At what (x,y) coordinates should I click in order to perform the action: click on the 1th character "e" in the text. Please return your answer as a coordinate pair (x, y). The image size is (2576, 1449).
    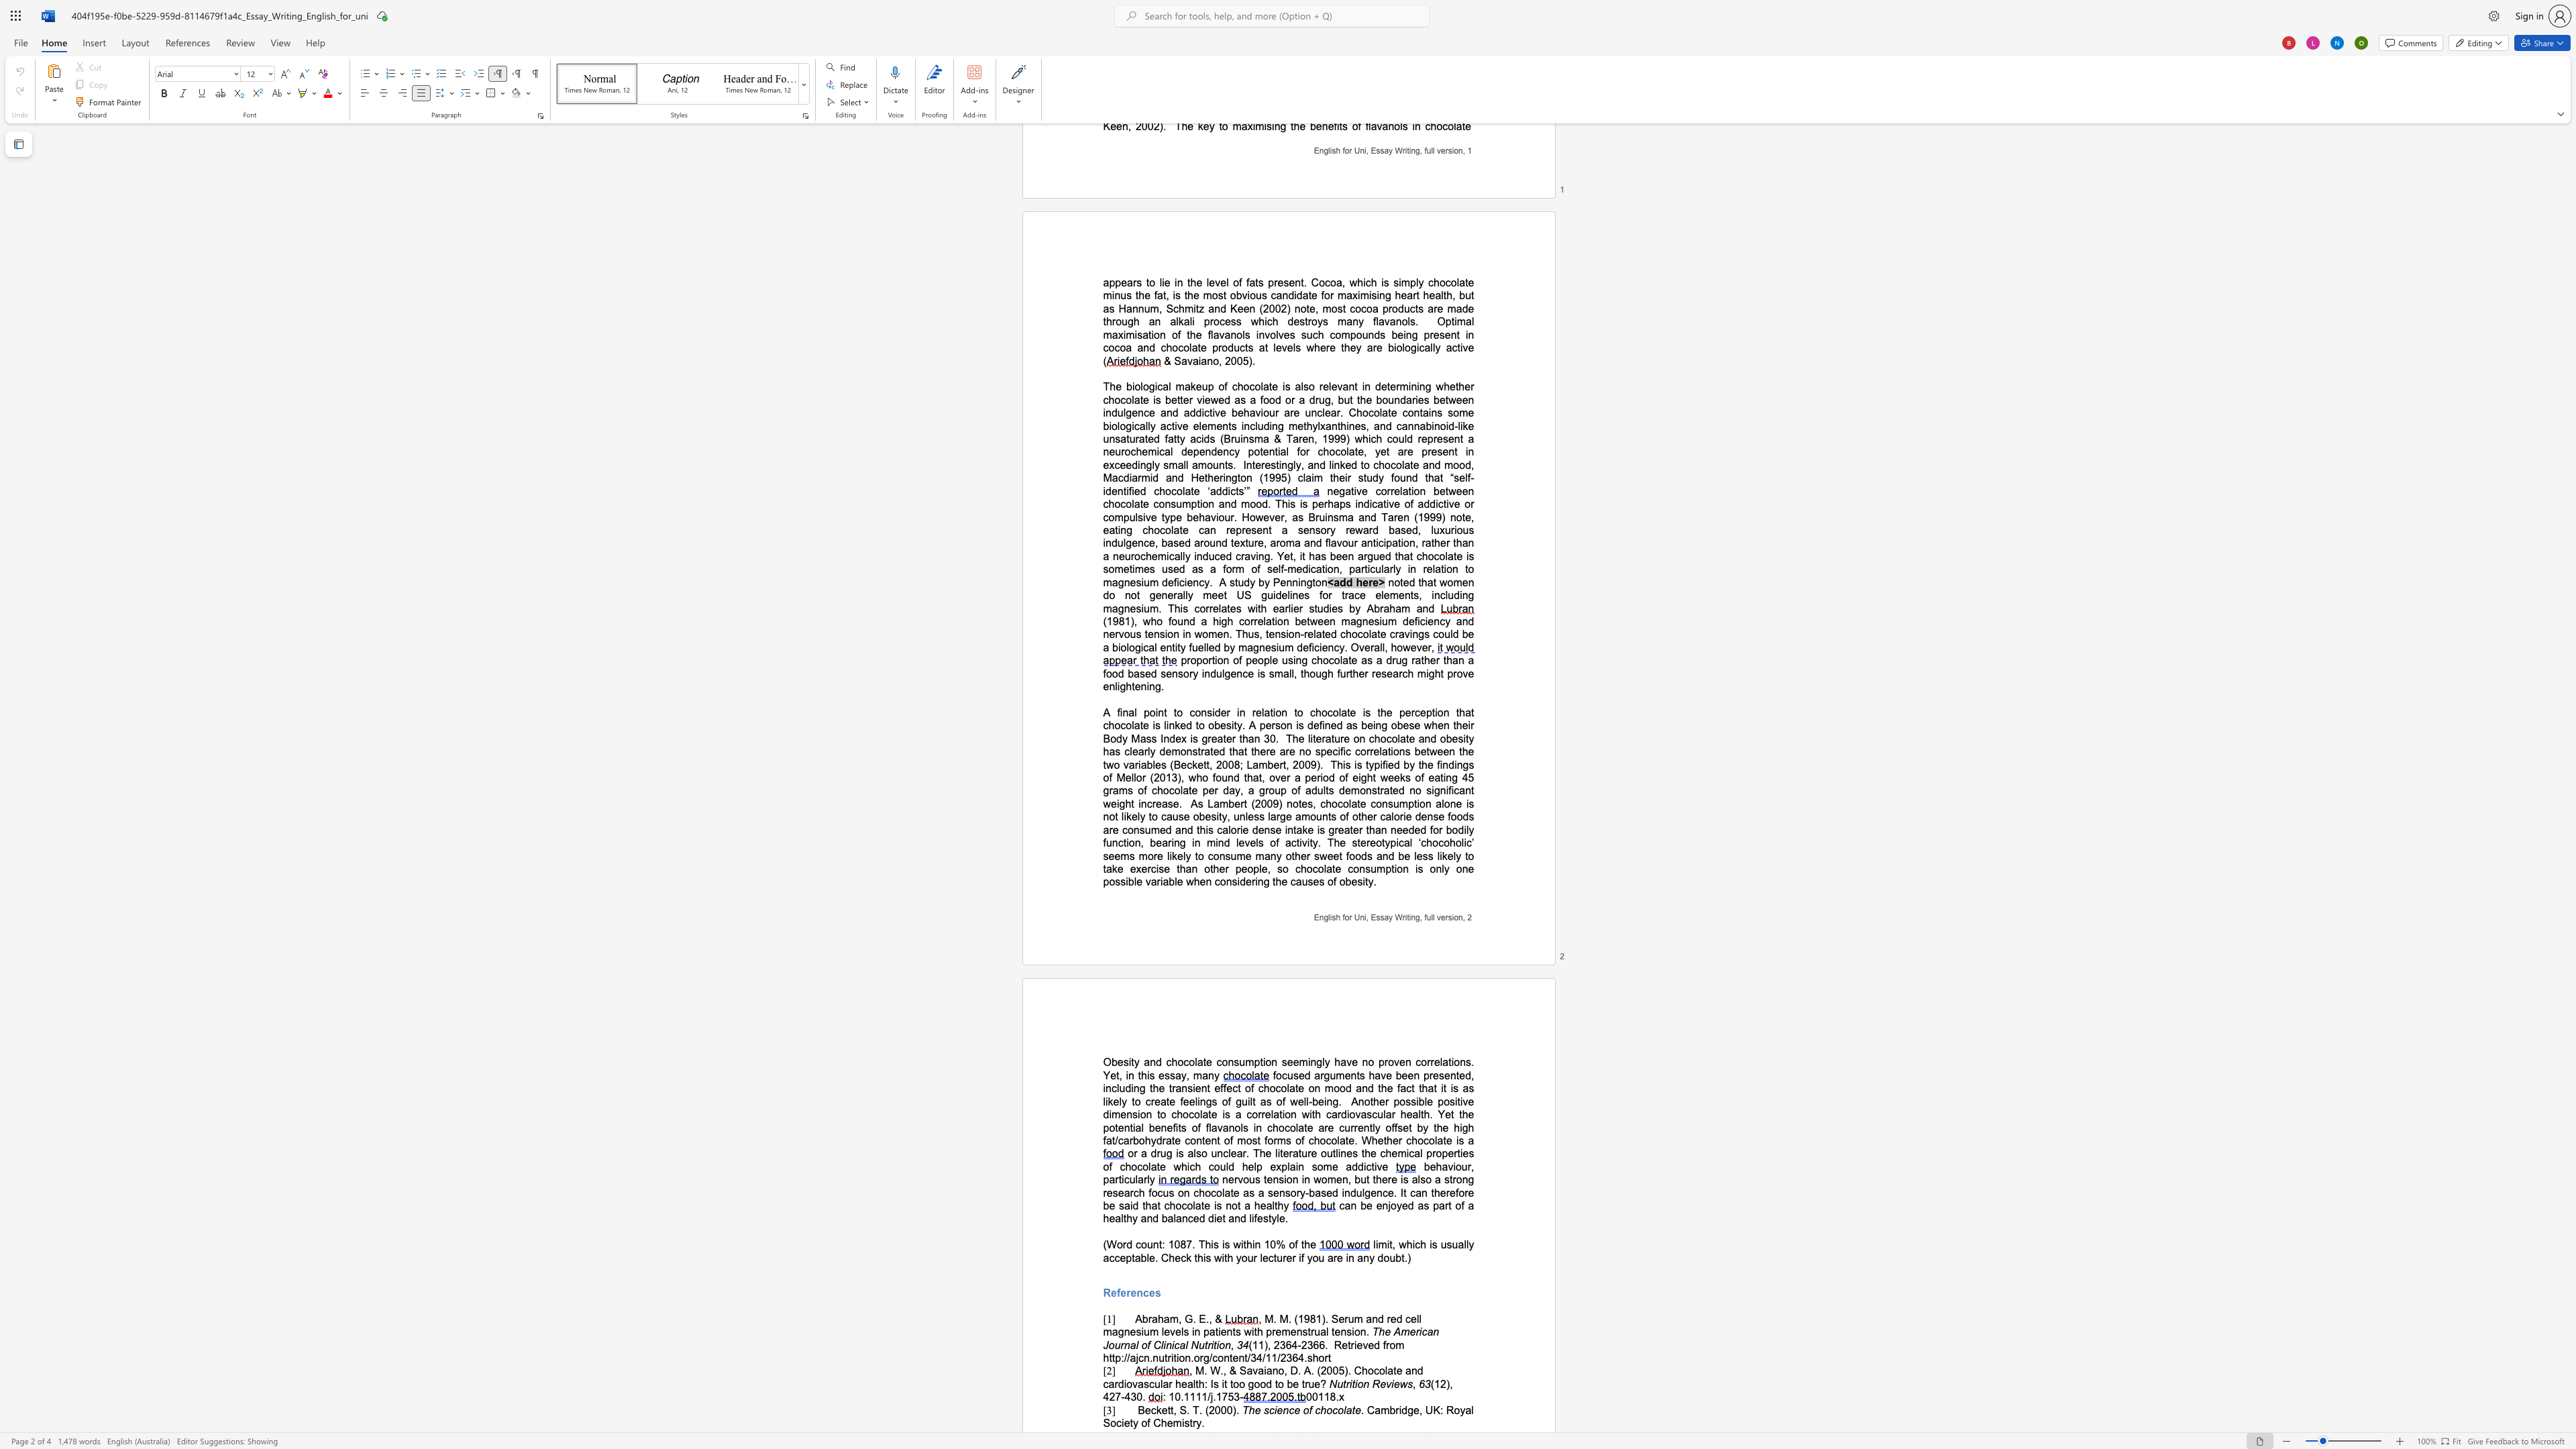
    Looking at the image, I should click on (1114, 1293).